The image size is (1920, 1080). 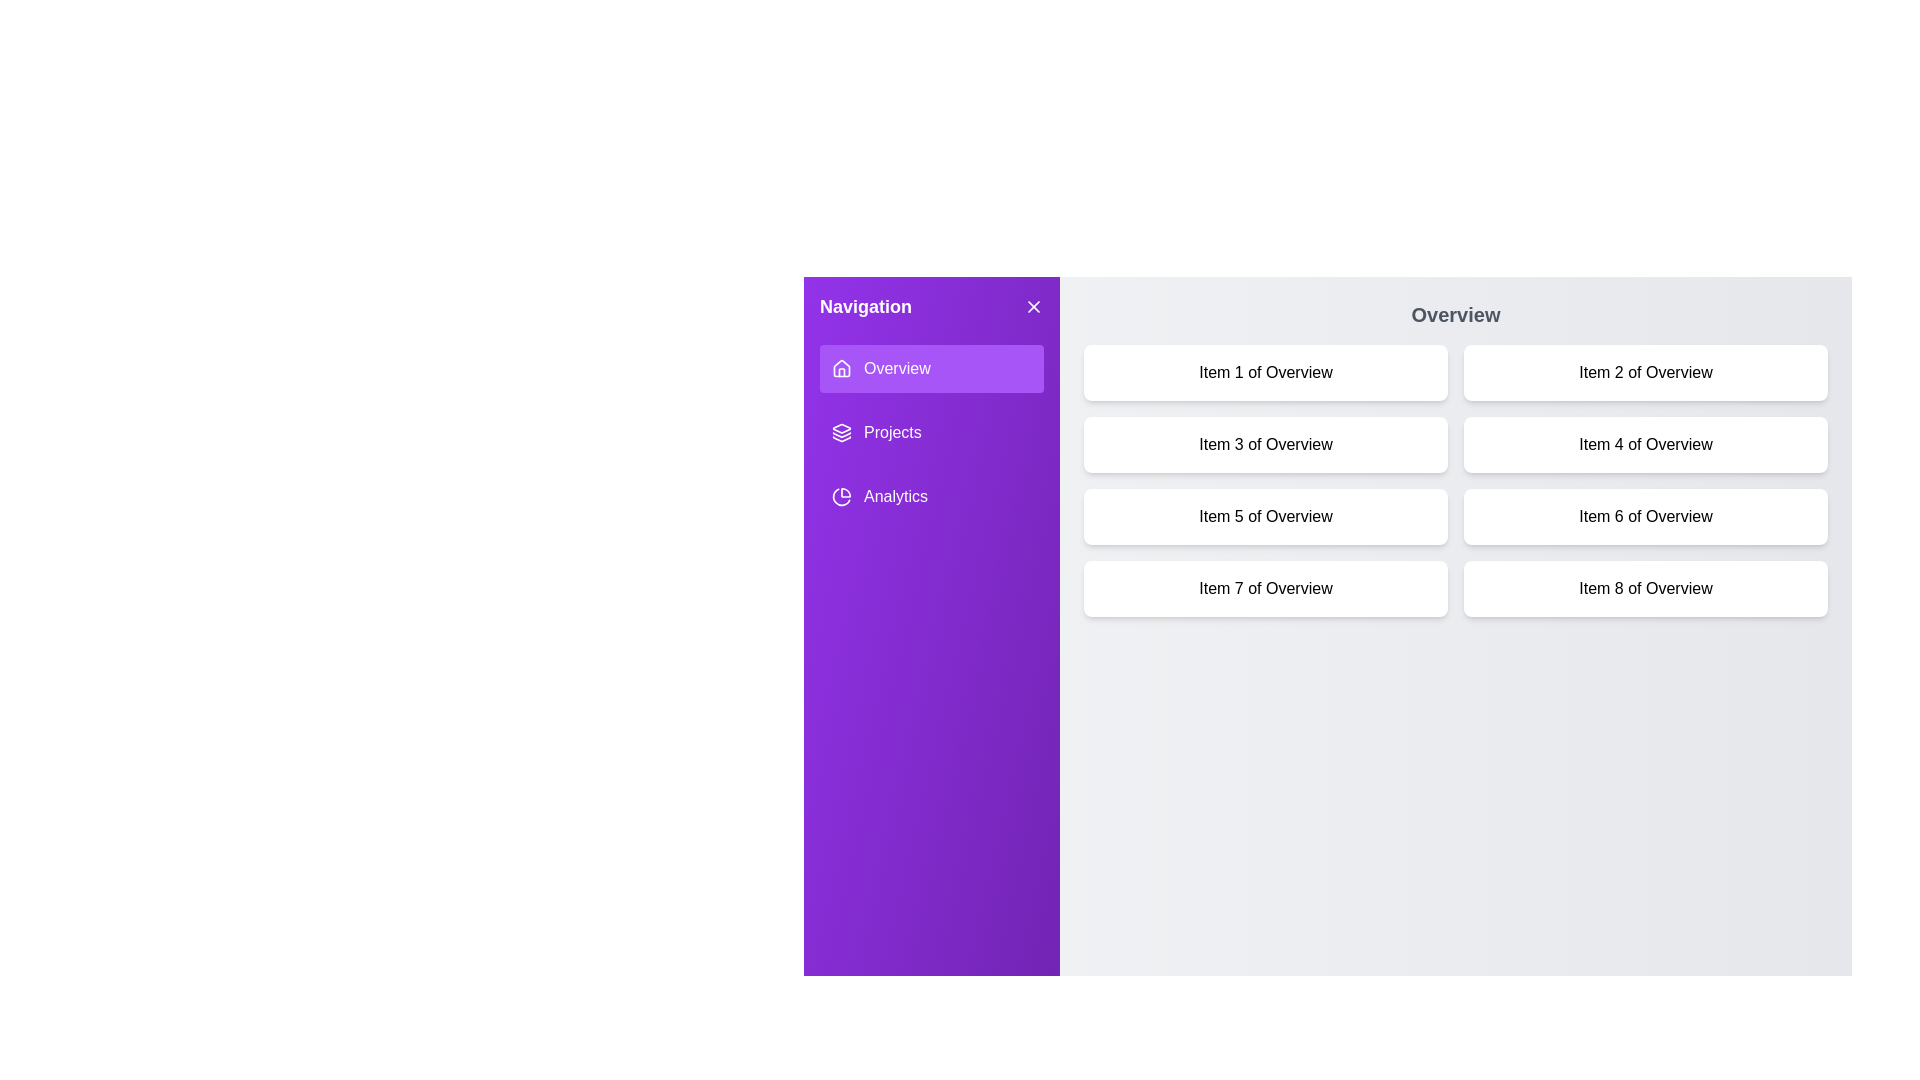 I want to click on the navigation tab Analytics, so click(x=930, y=496).